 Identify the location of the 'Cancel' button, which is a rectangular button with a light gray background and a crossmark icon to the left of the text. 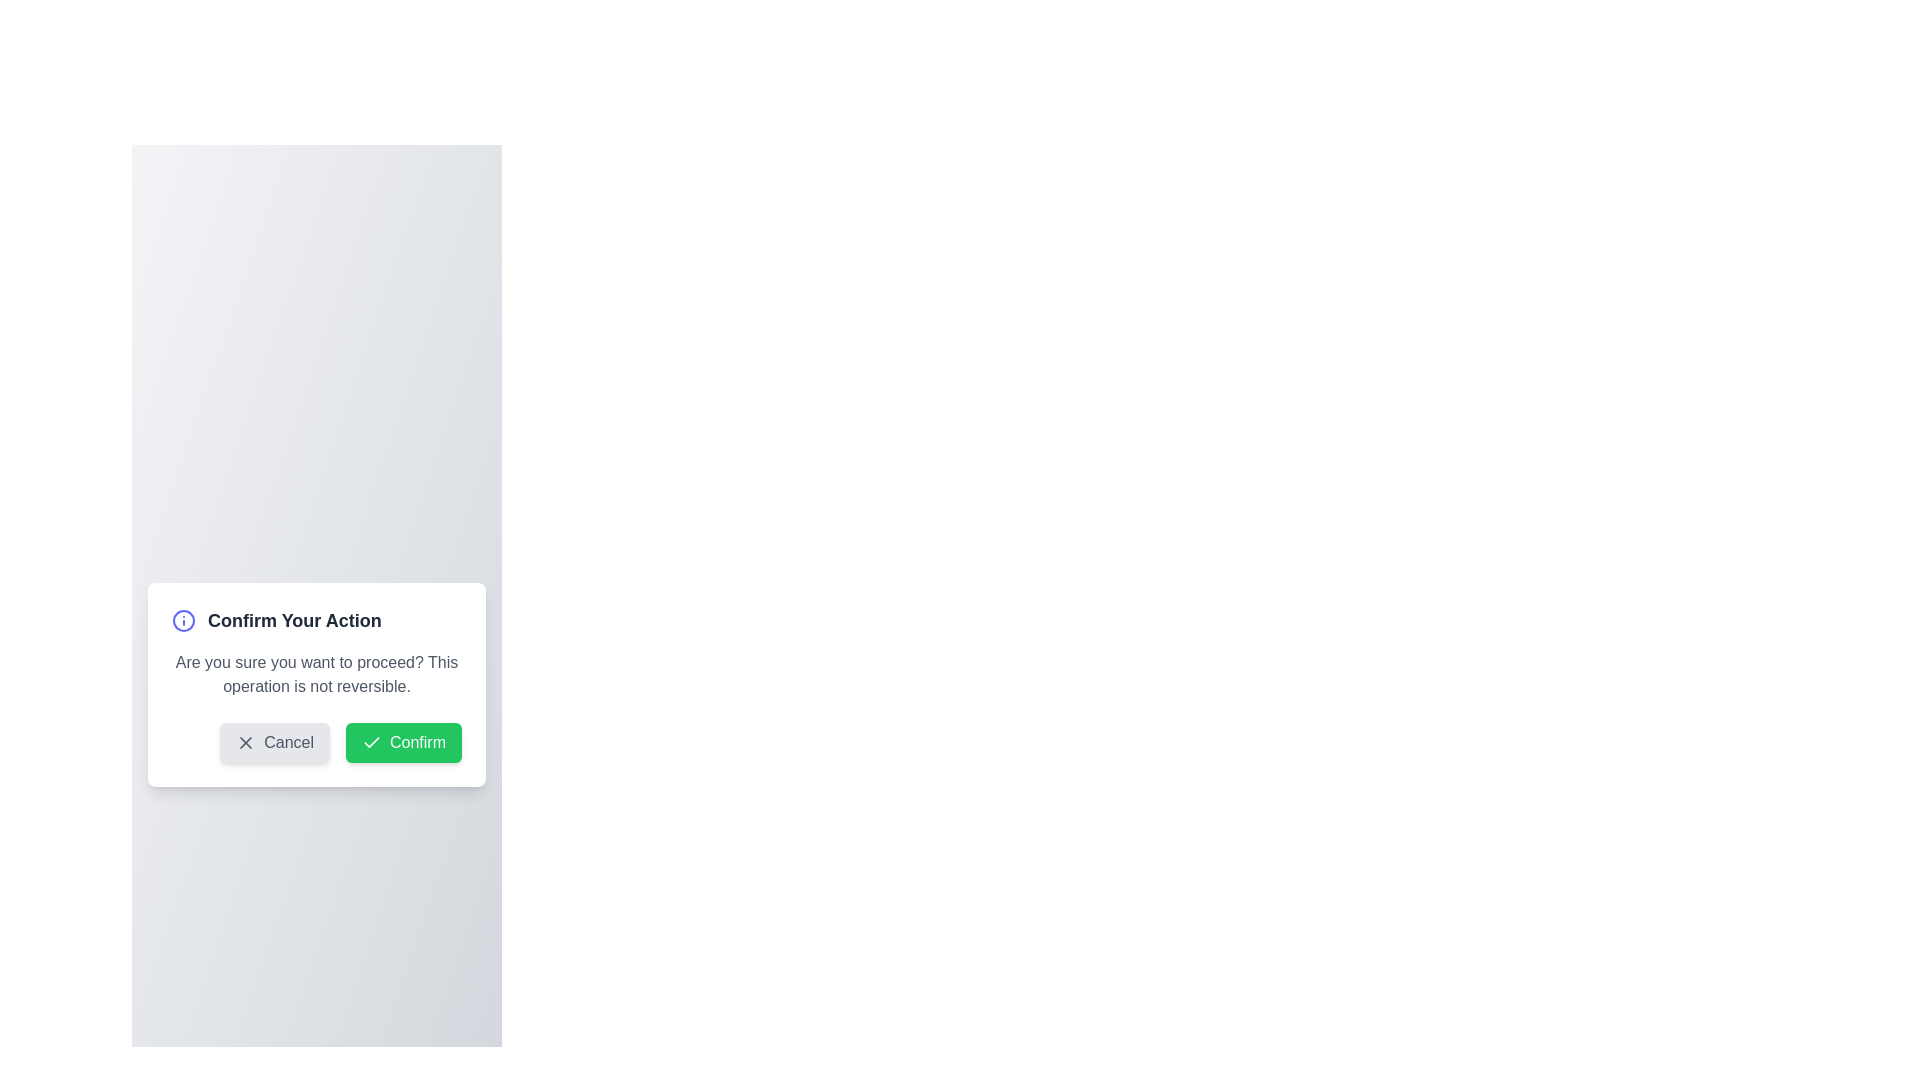
(274, 743).